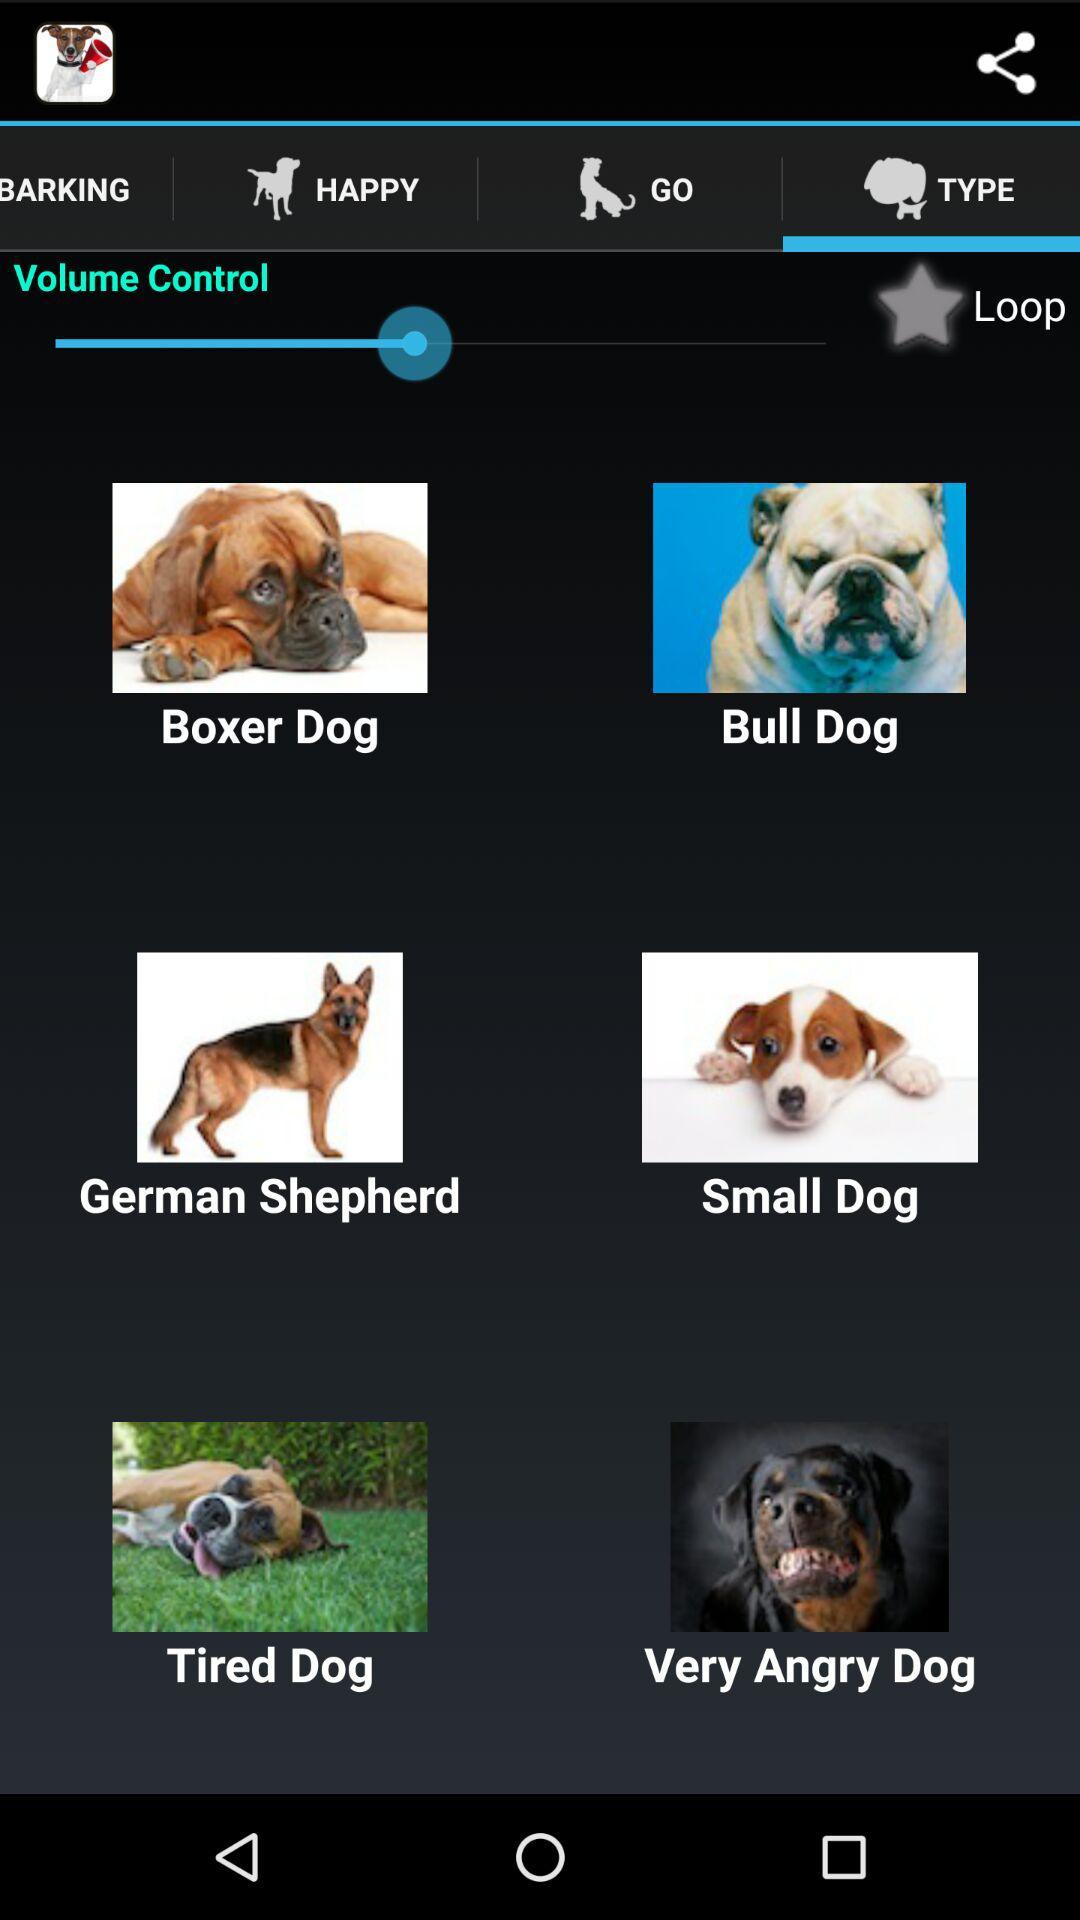 Image resolution: width=1080 pixels, height=1920 pixels. What do you see at coordinates (810, 1088) in the screenshot?
I see `small dog` at bounding box center [810, 1088].